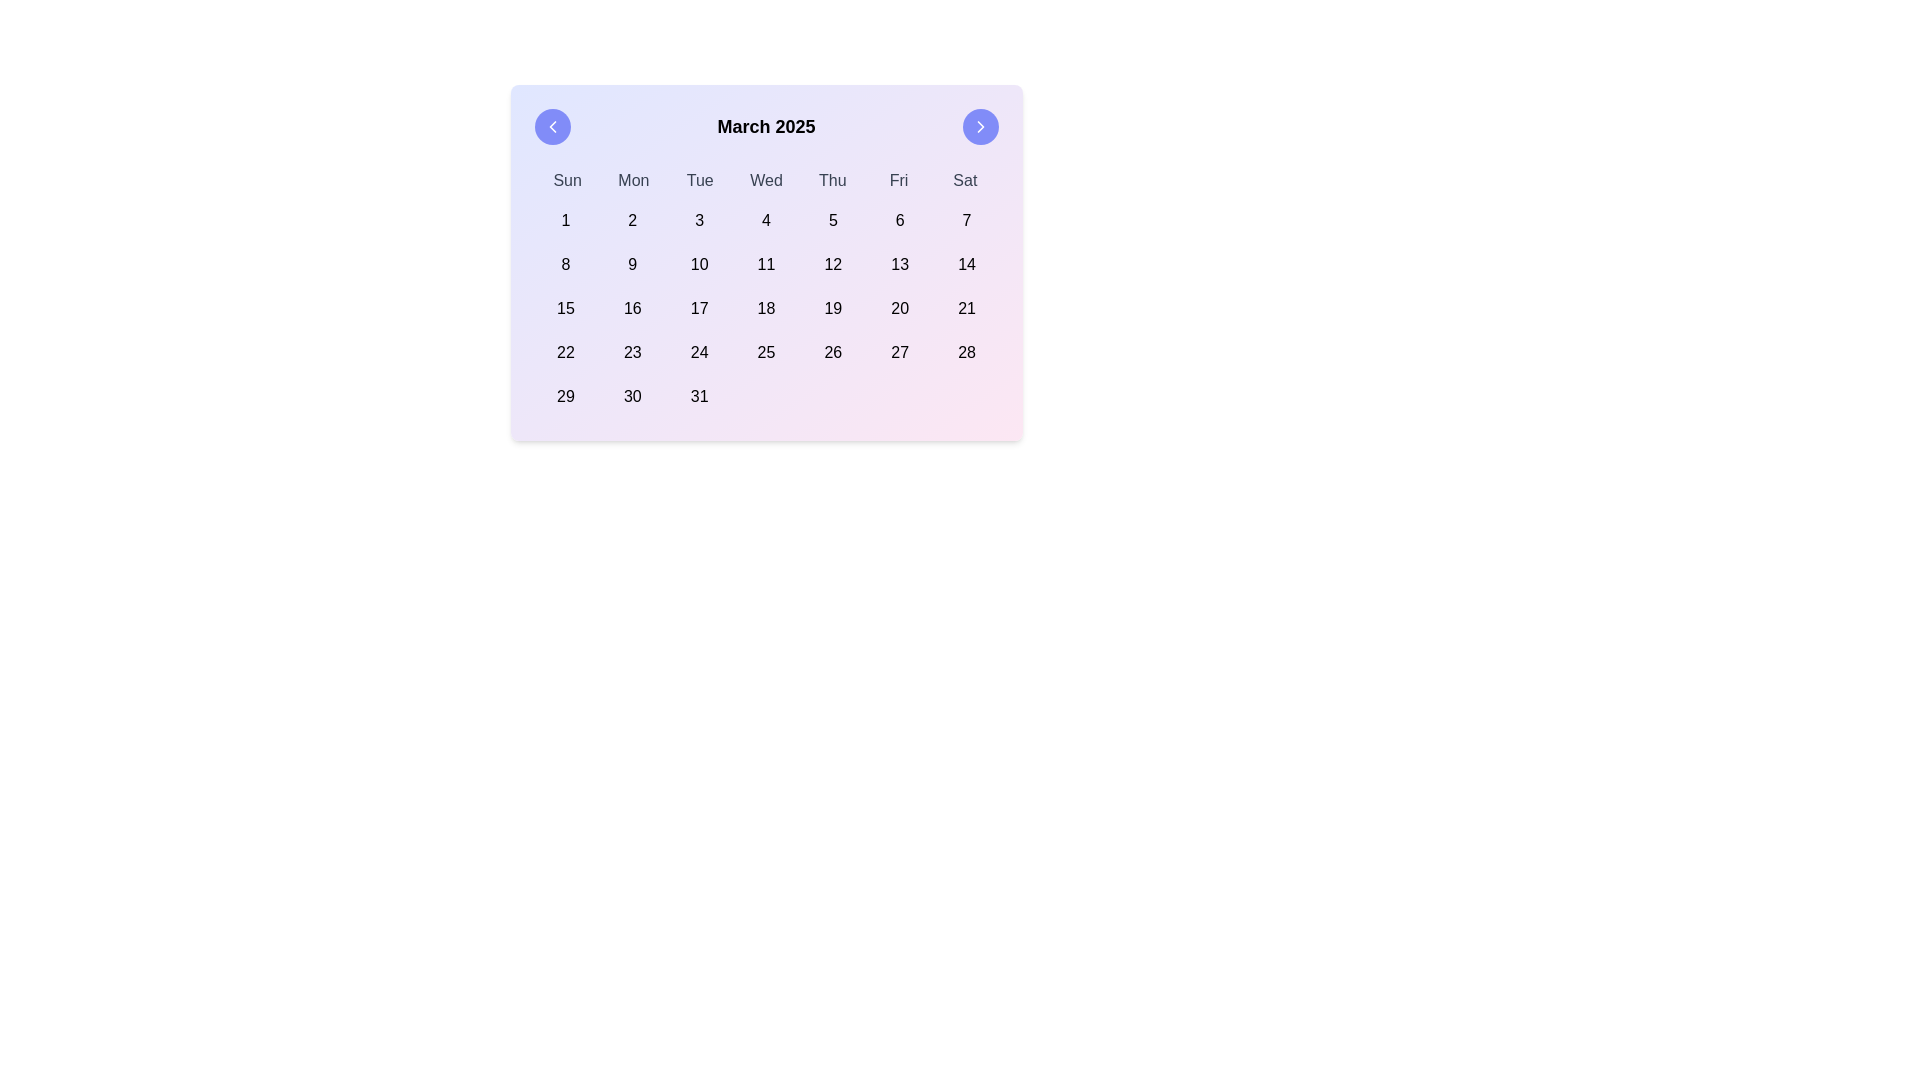  Describe the element at coordinates (899, 264) in the screenshot. I see `the clickable text item representing the calendar date located in the second week, Friday column` at that location.